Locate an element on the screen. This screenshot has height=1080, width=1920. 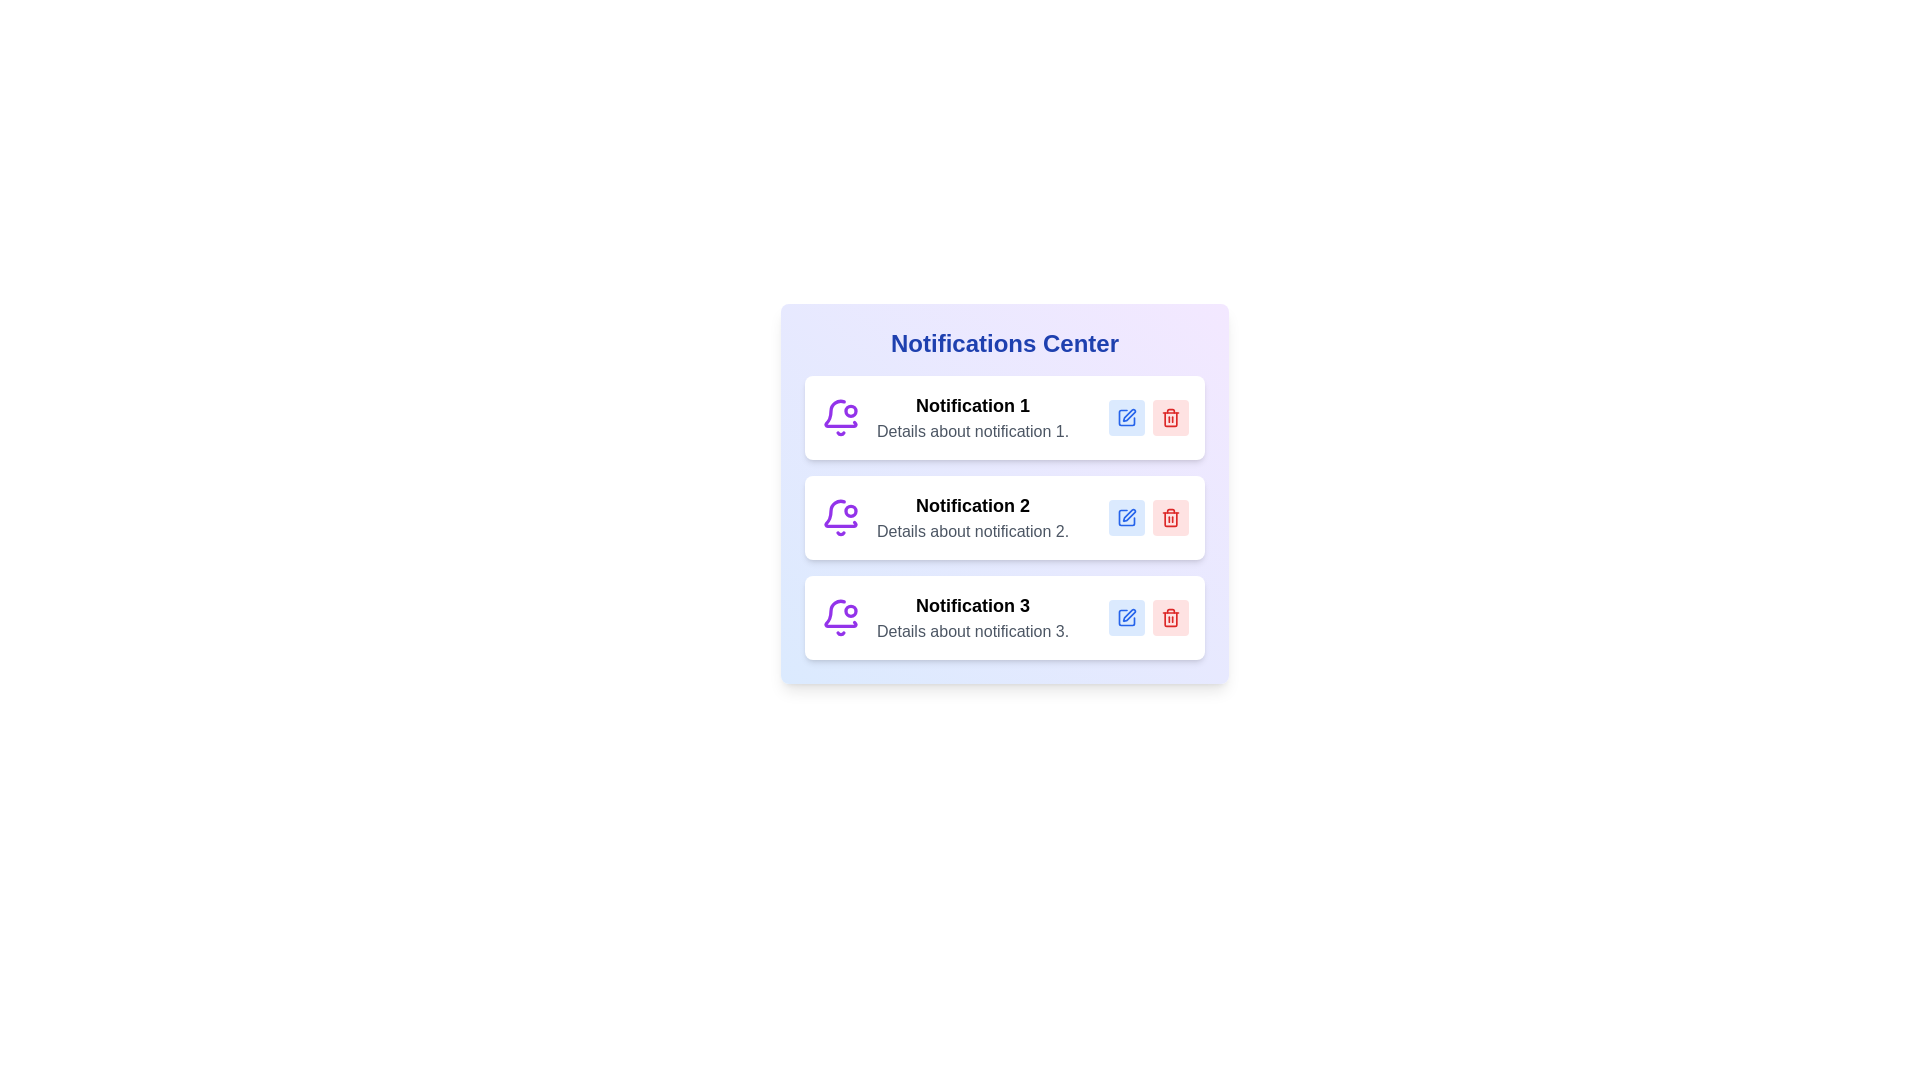
the edit icon located in the third notification group from the top, positioned to the right of the notification's text and left of the delete icon is located at coordinates (1129, 614).